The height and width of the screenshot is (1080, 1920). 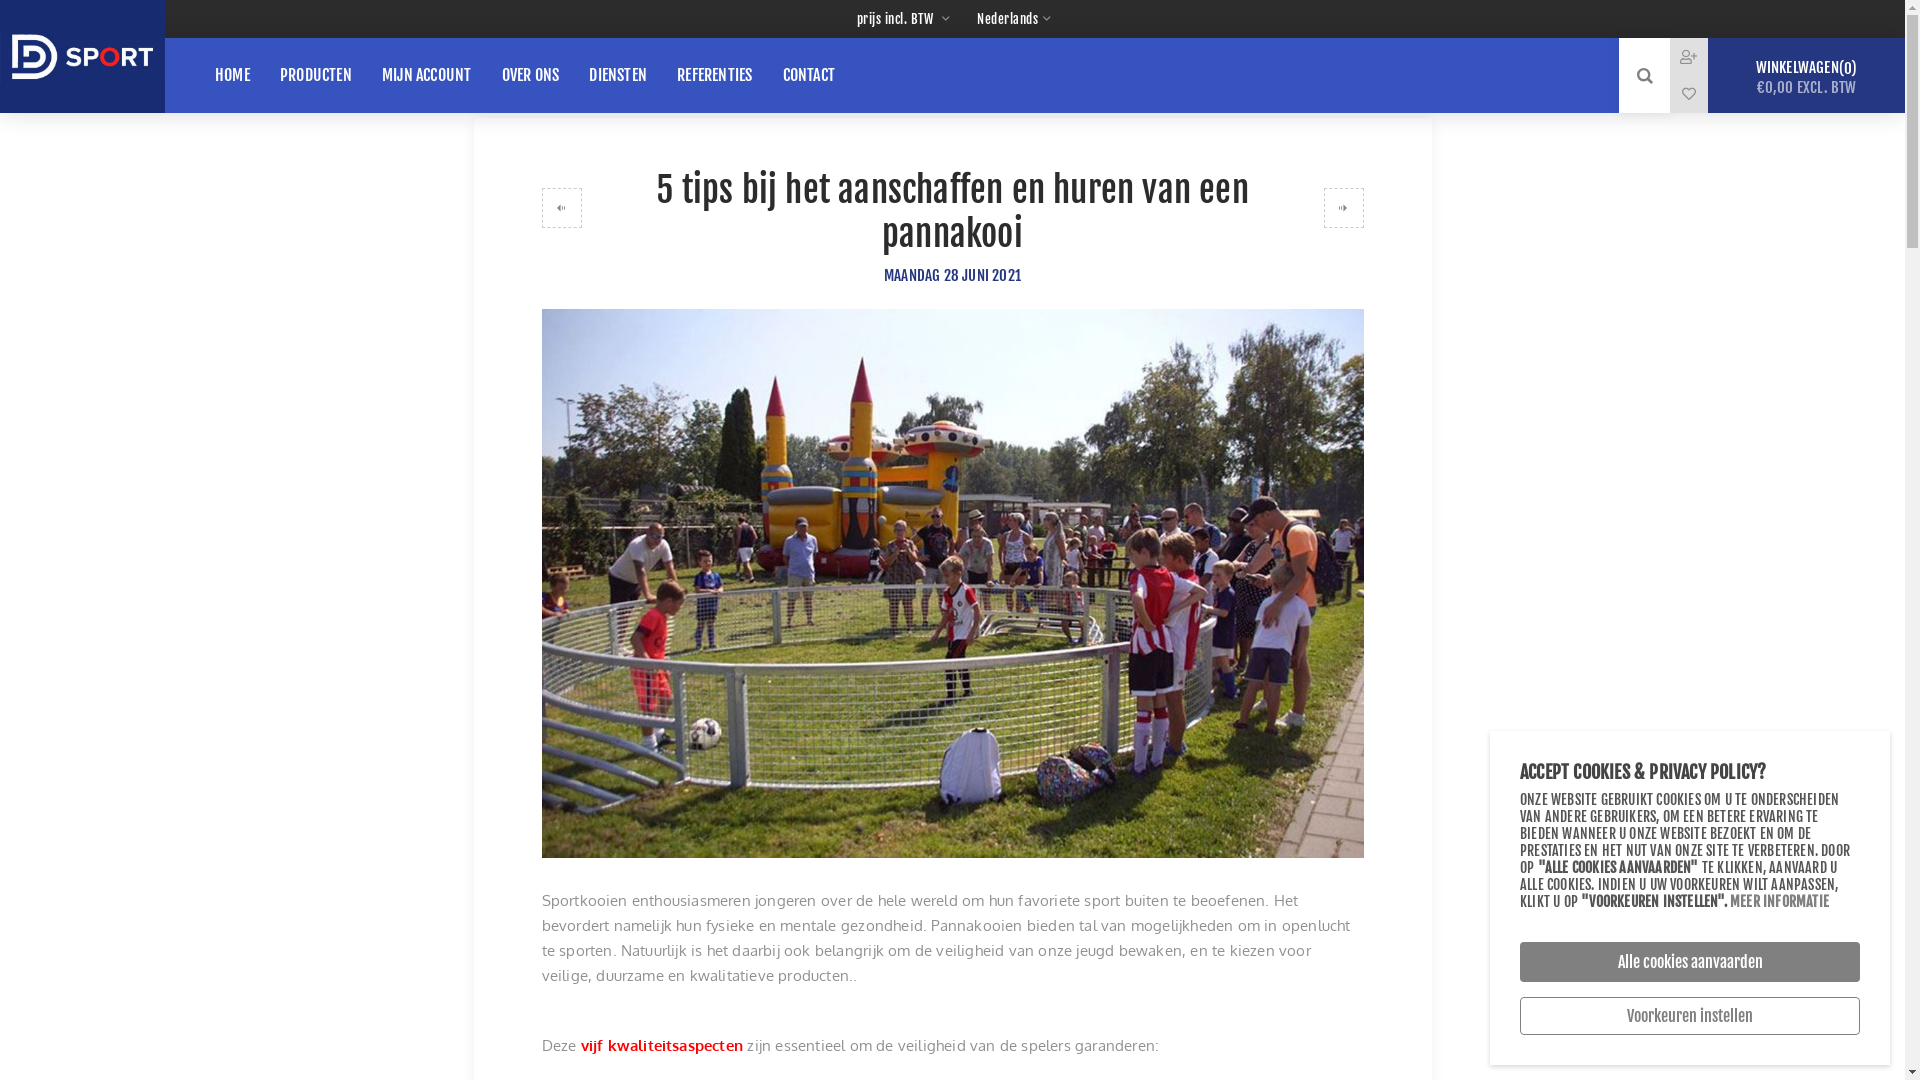 What do you see at coordinates (1688, 1015) in the screenshot?
I see `'Voorkeuren instellen'` at bounding box center [1688, 1015].